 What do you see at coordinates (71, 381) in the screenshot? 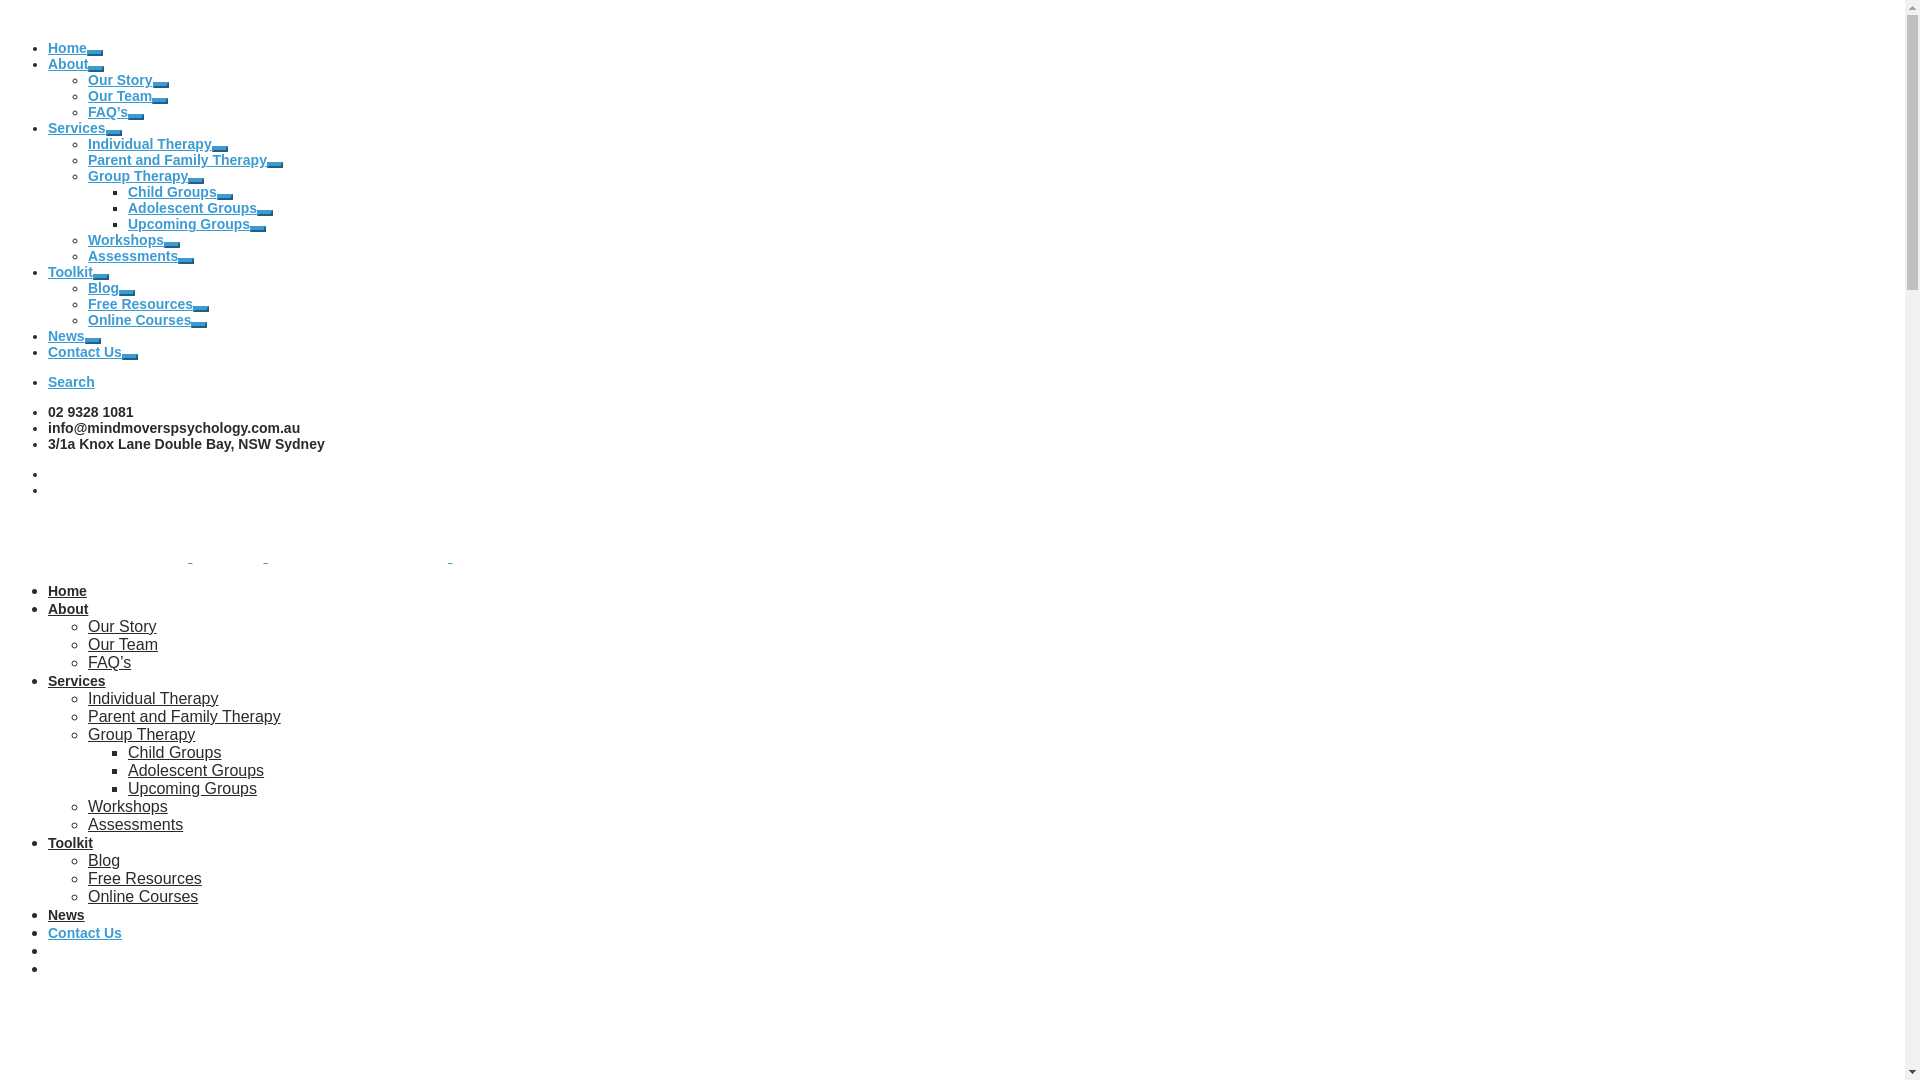
I see `'Search'` at bounding box center [71, 381].